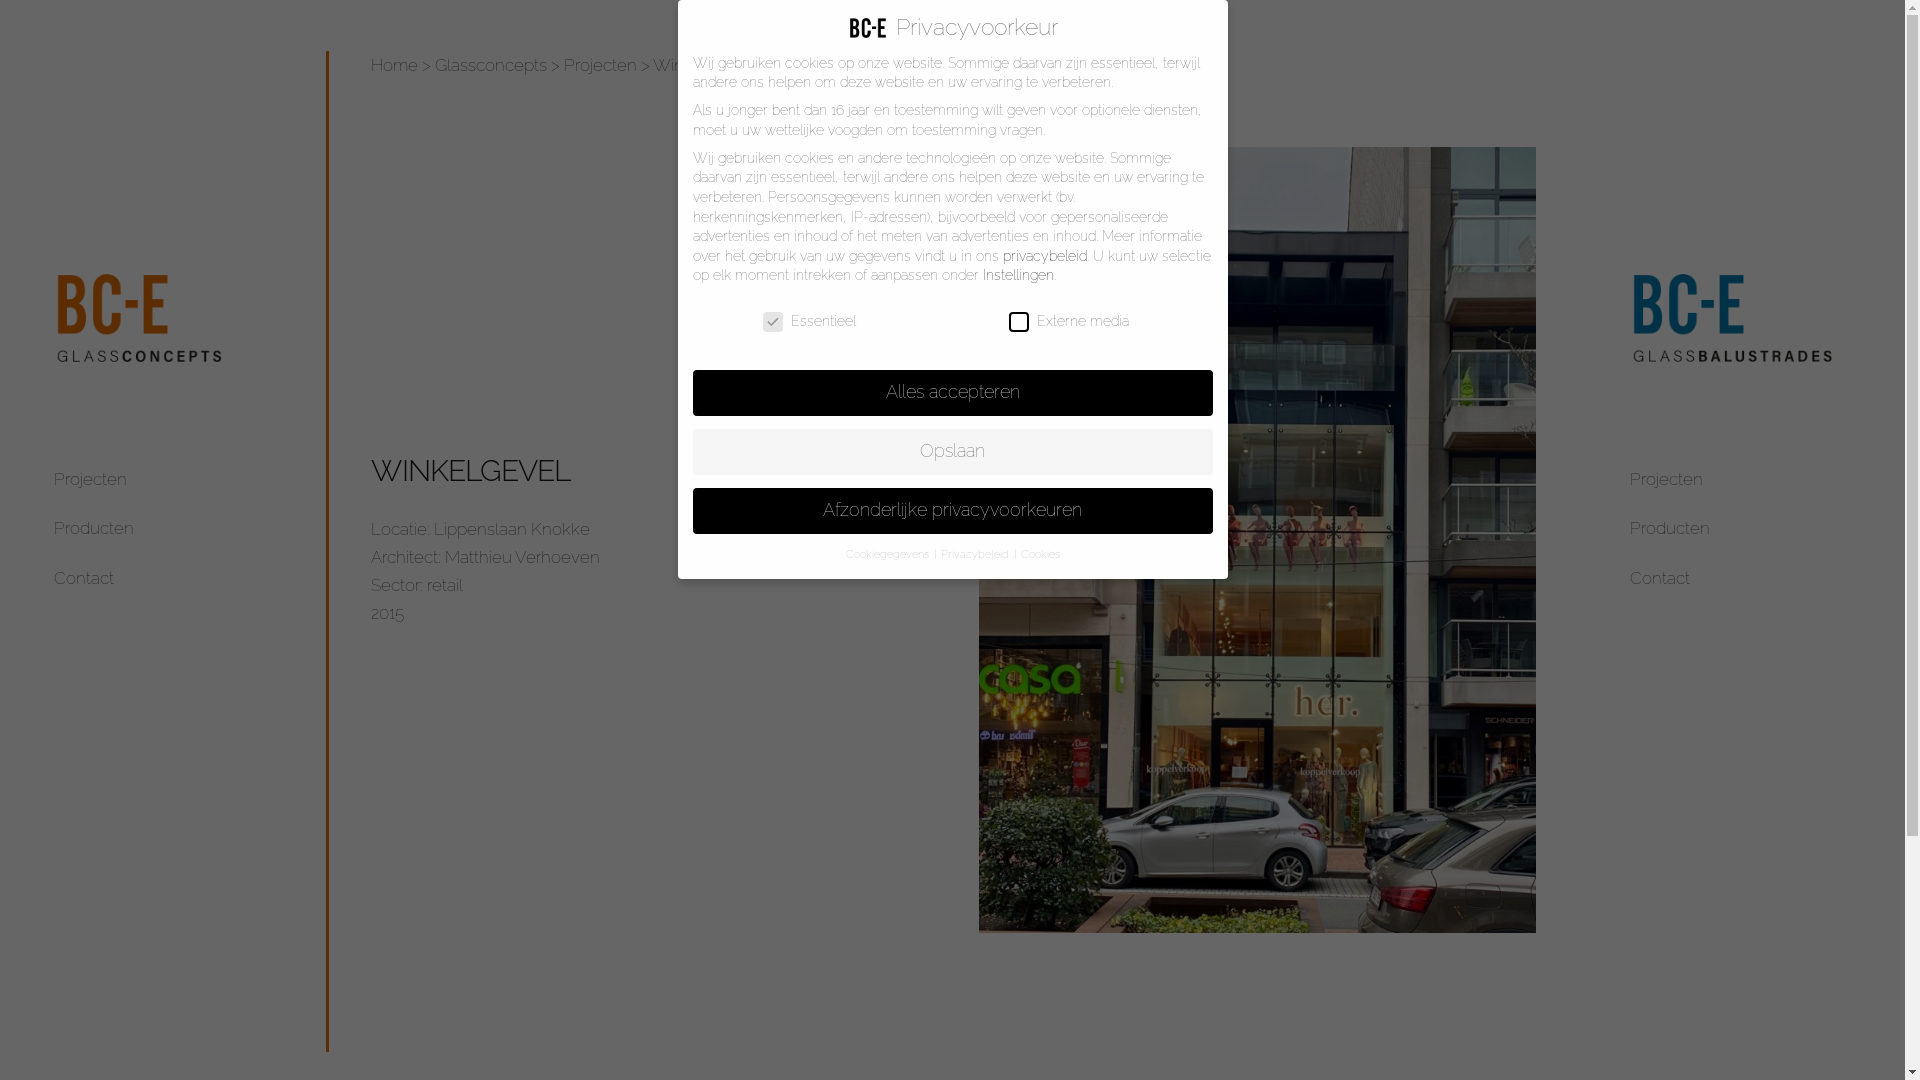  Describe the element at coordinates (93, 527) in the screenshot. I see `'Producten'` at that location.